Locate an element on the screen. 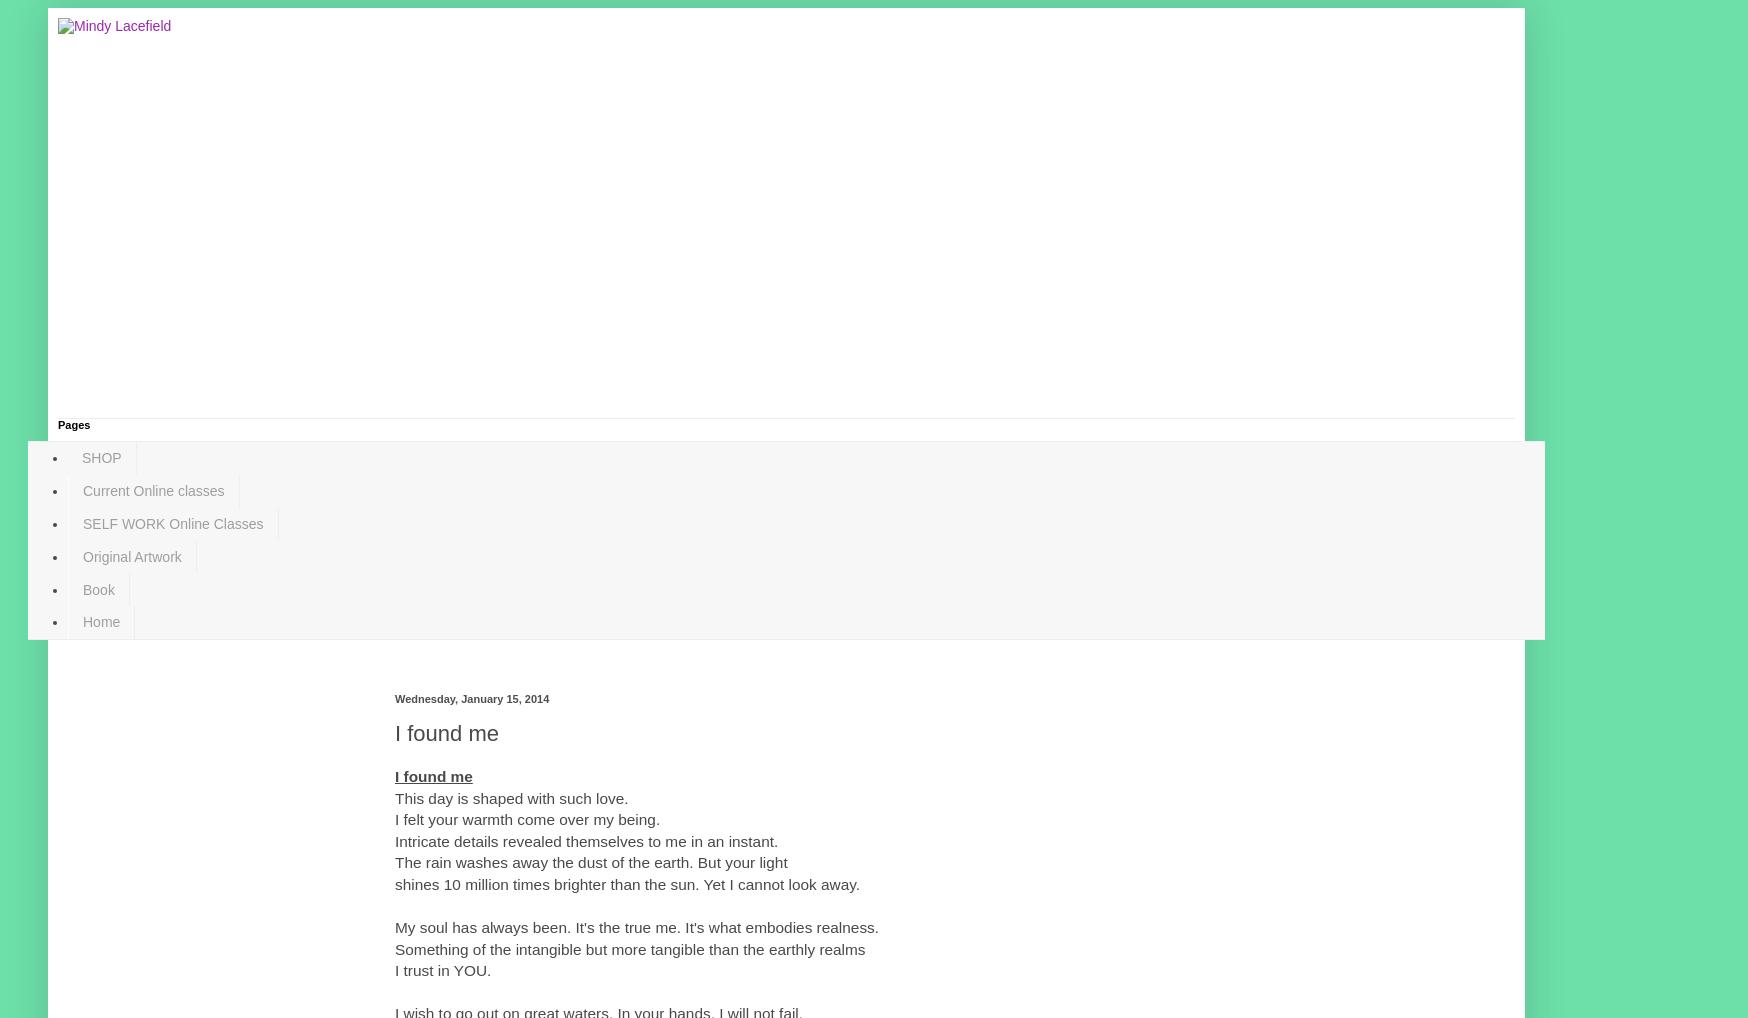  'Wednesday, January 15, 2014' is located at coordinates (470, 698).